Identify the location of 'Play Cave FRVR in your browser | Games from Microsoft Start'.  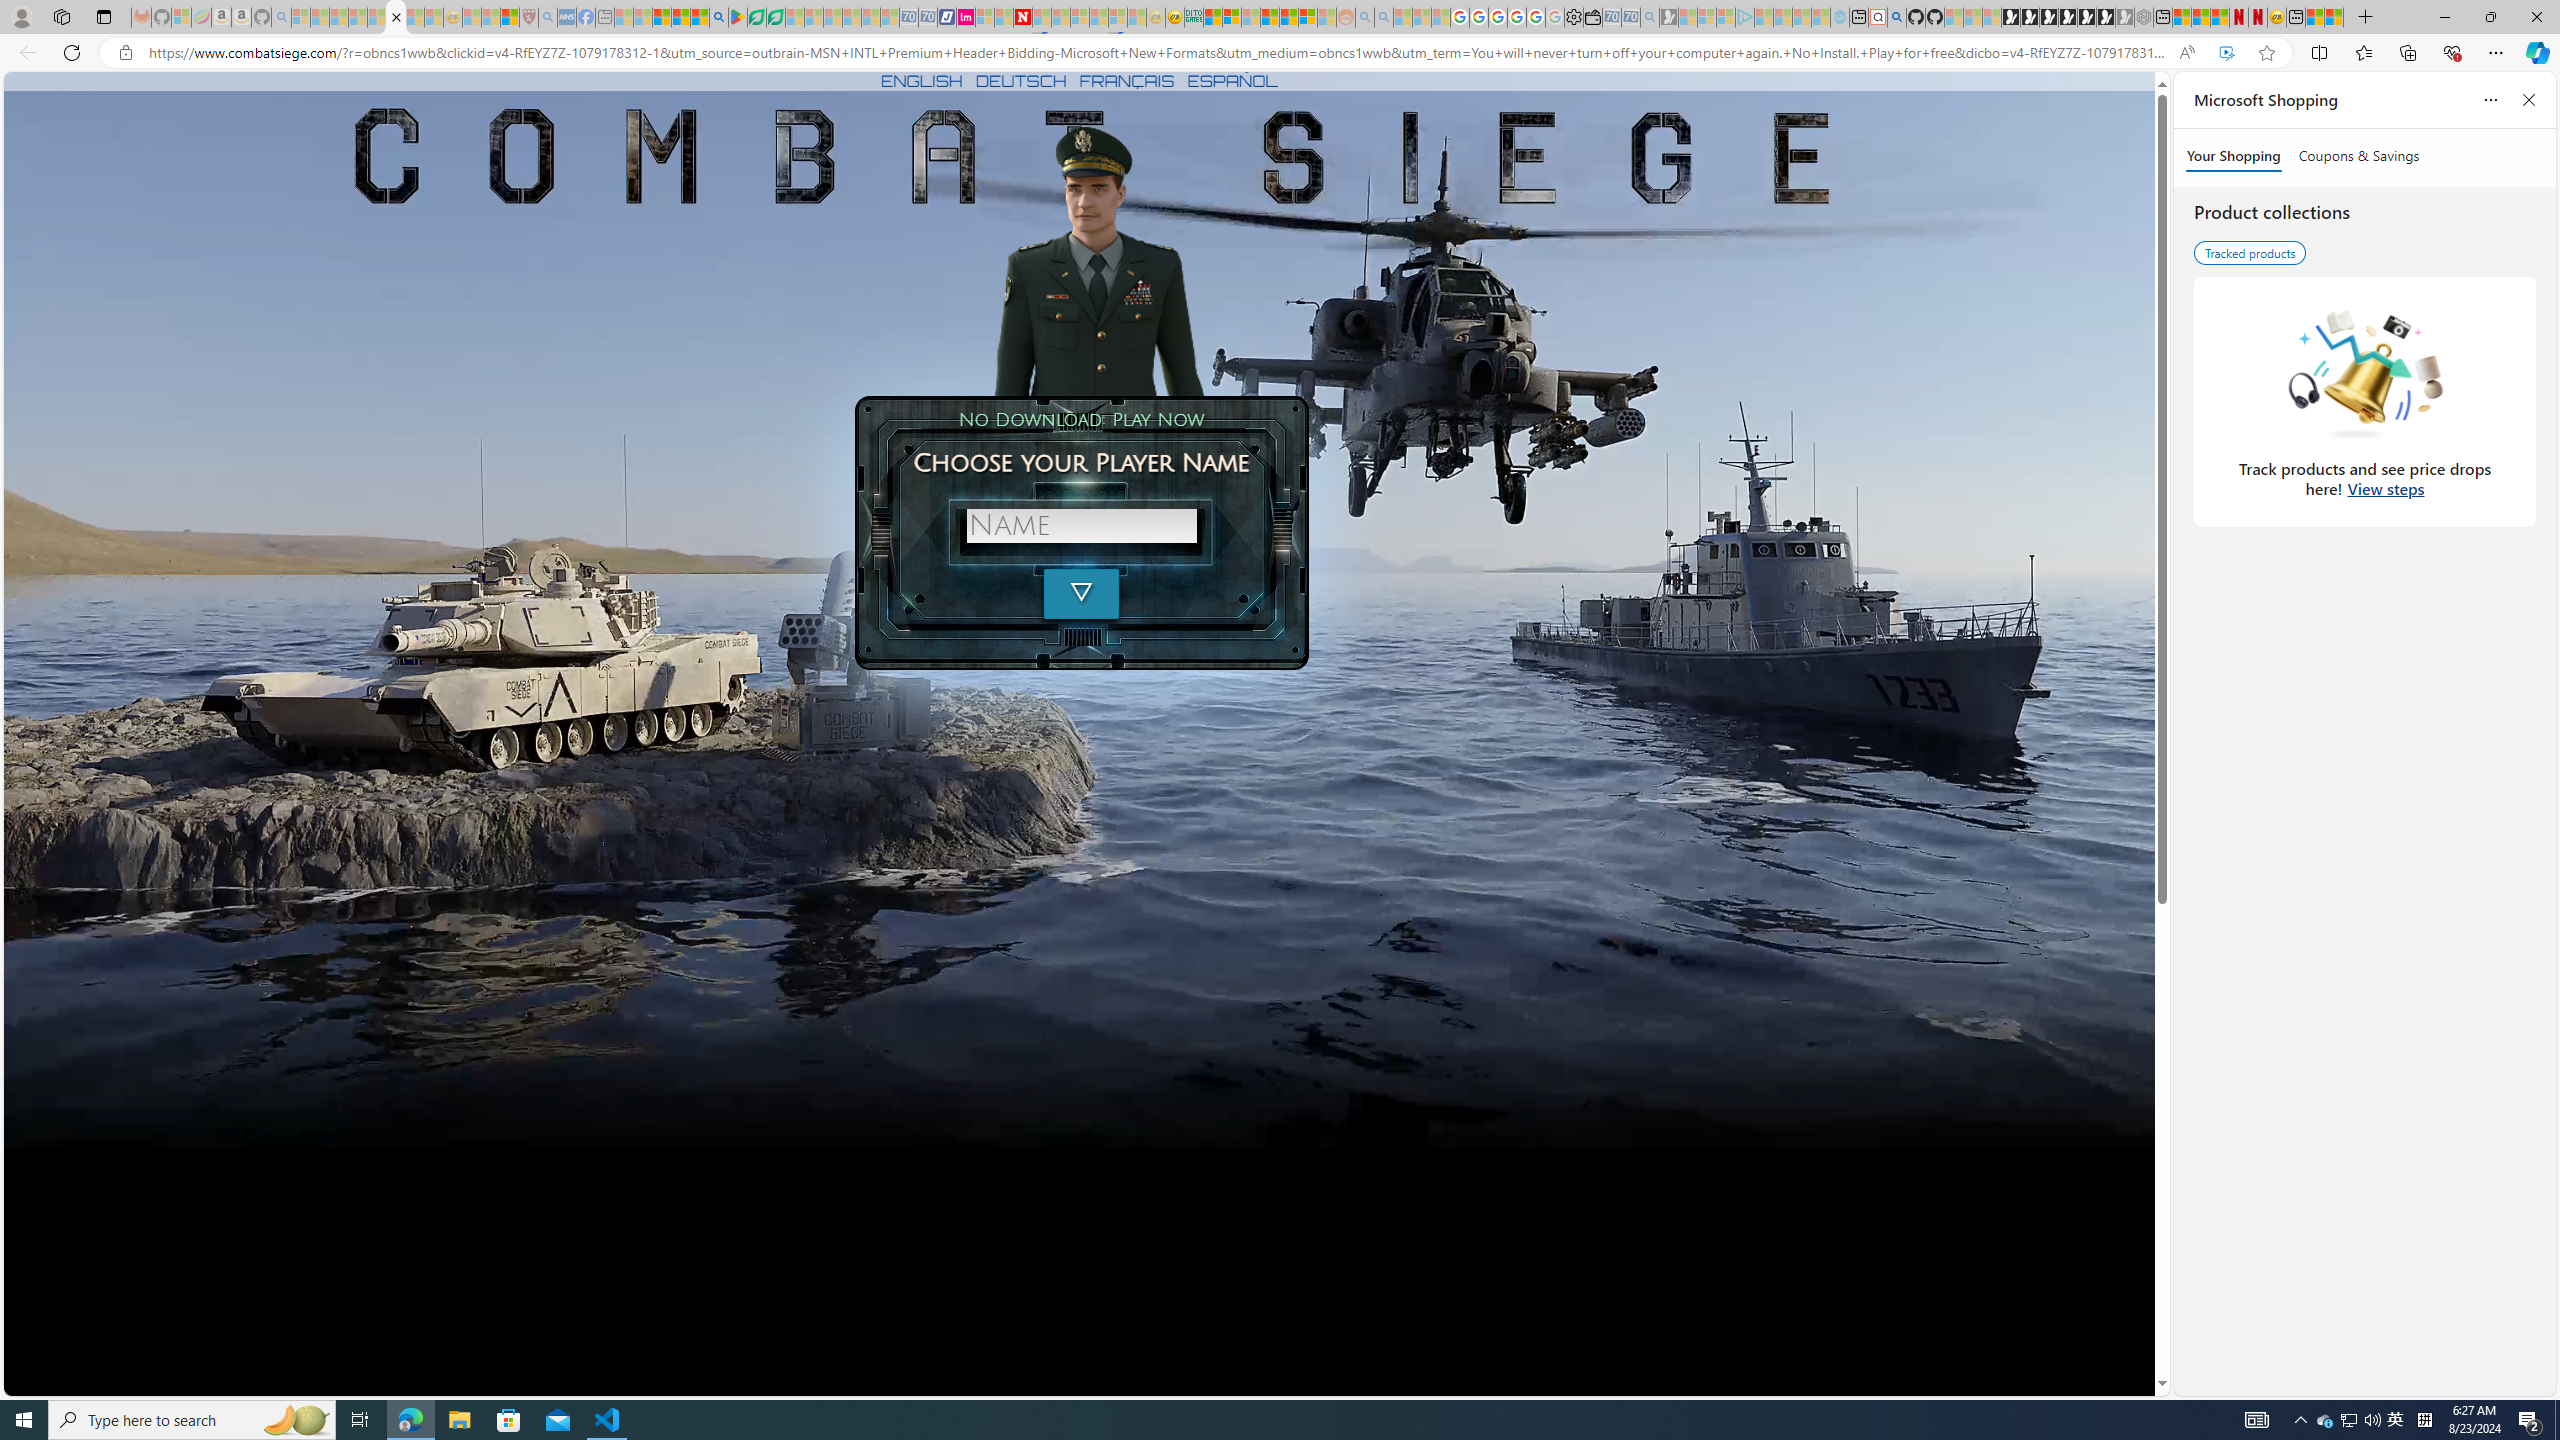
(2047, 16).